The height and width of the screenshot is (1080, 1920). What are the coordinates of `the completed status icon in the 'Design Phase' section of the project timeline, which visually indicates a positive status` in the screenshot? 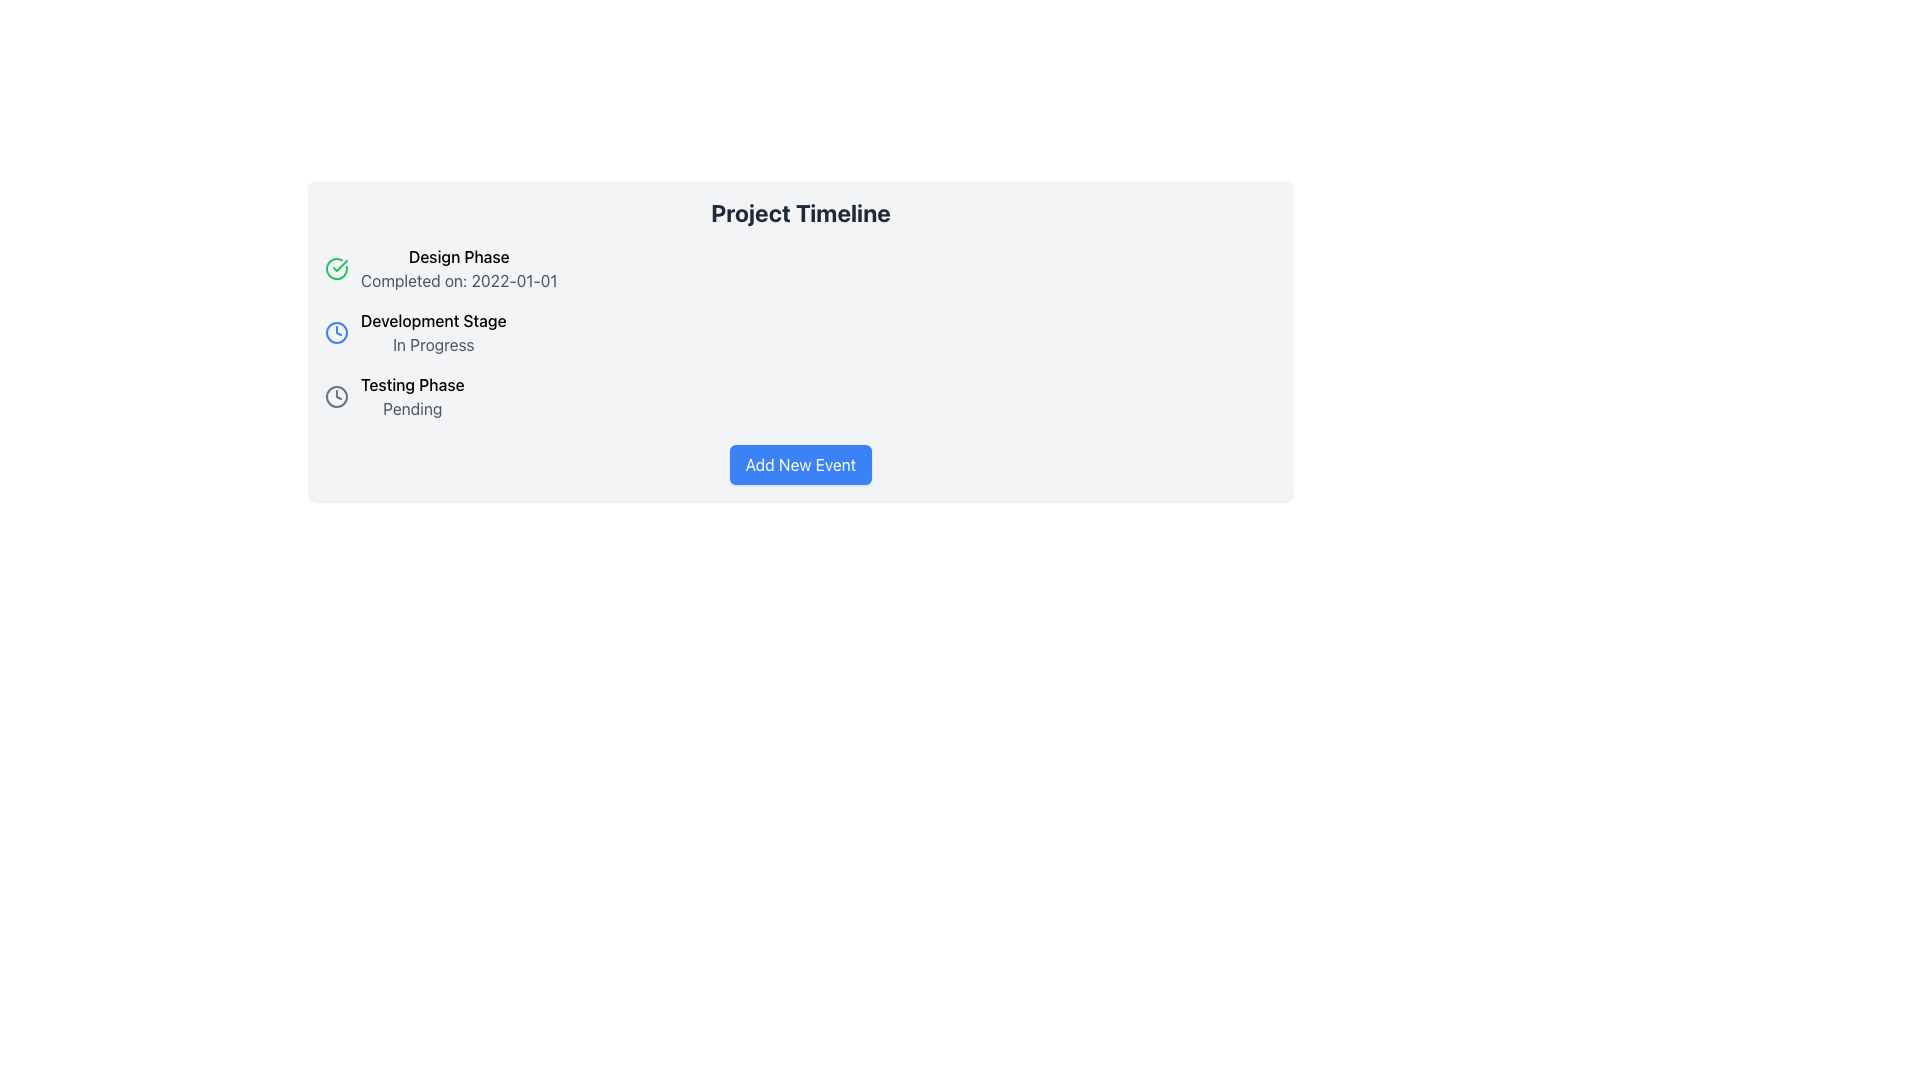 It's located at (340, 265).